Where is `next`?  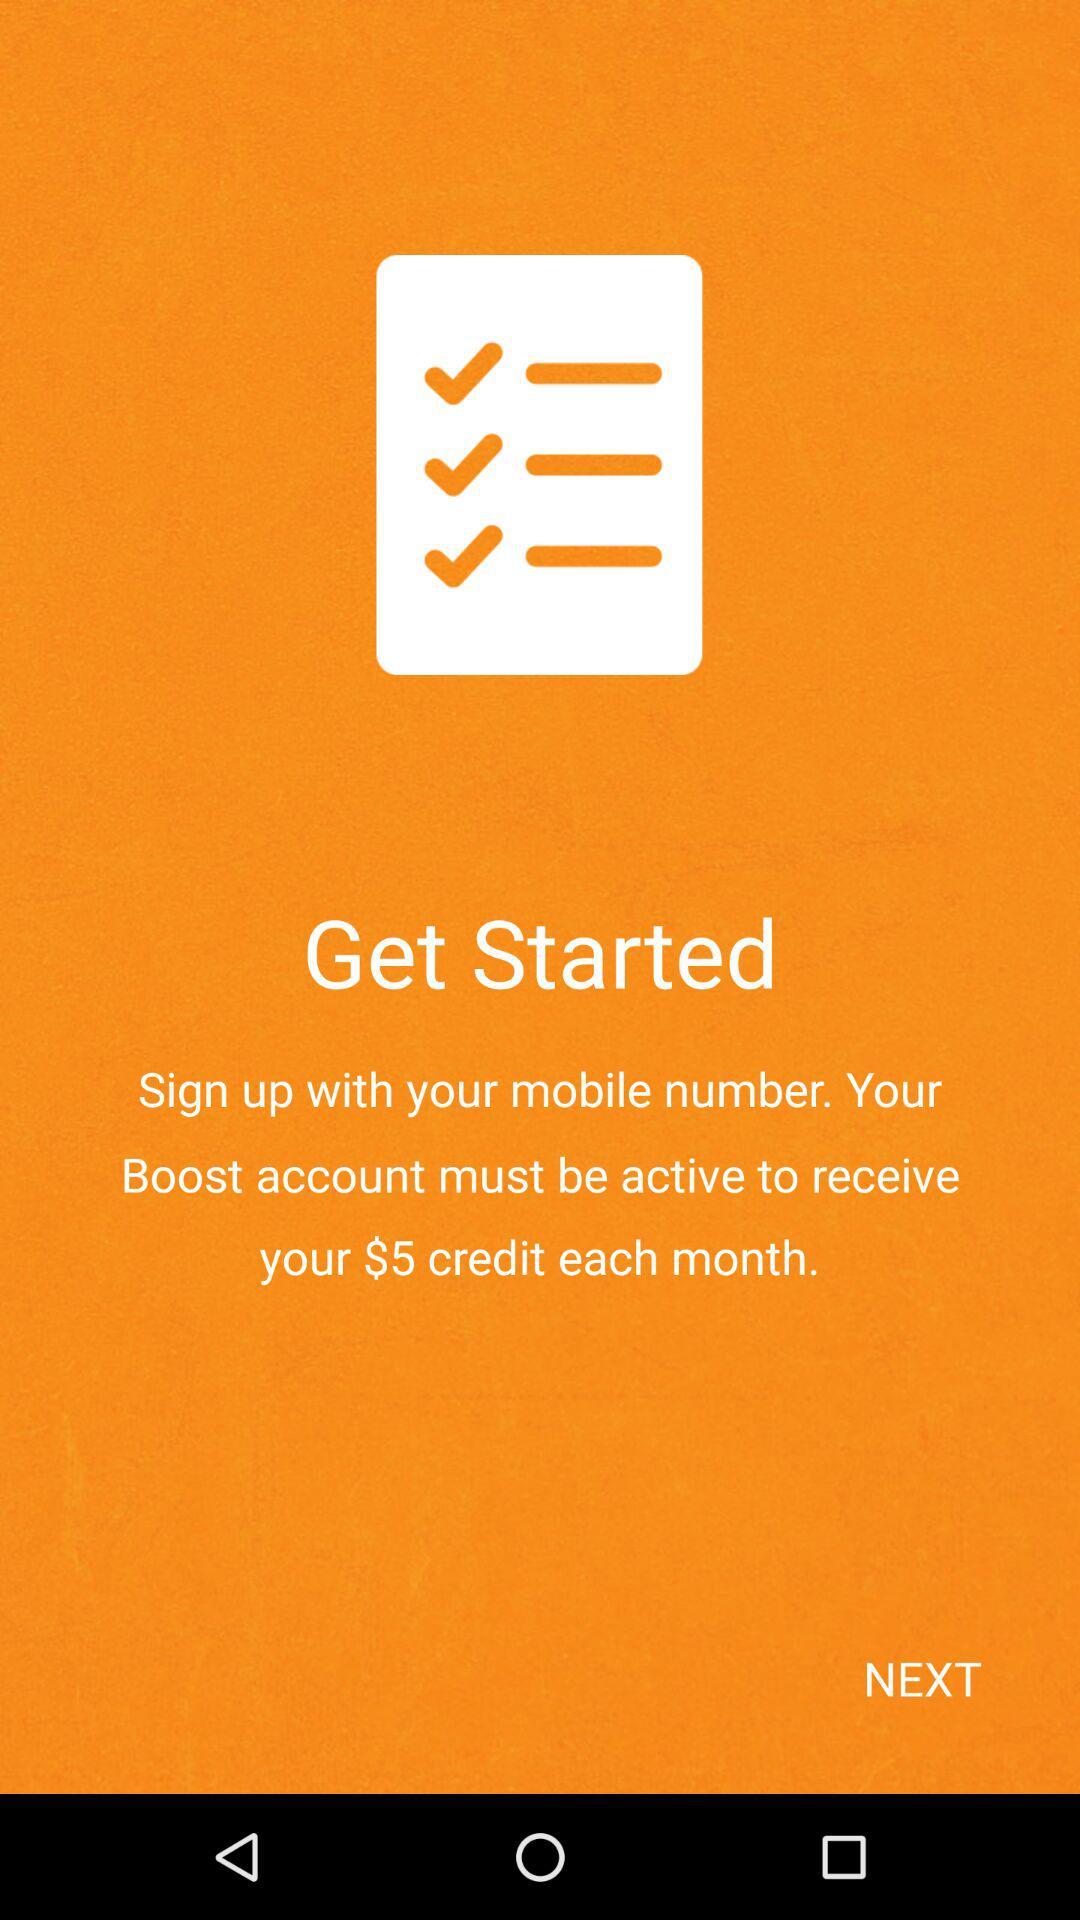
next is located at coordinates (963, 1713).